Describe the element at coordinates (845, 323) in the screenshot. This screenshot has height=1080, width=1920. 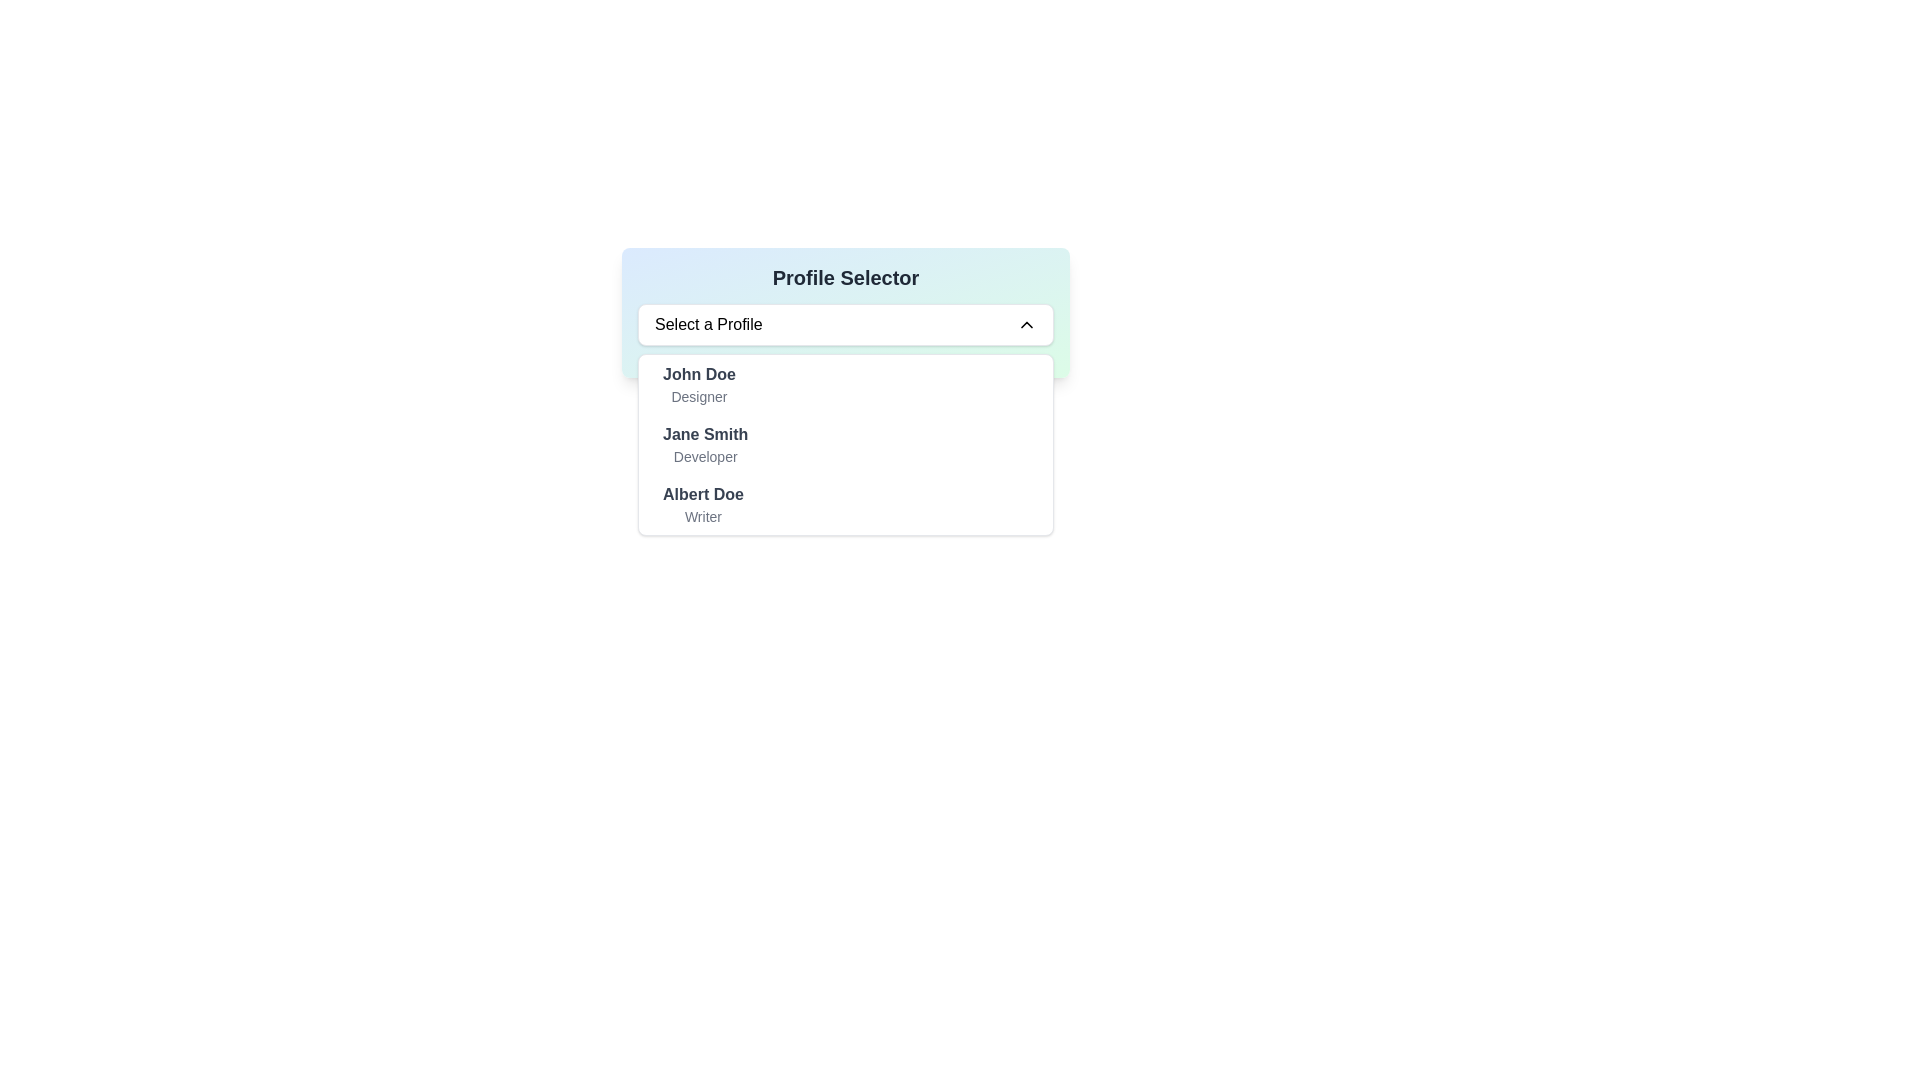
I see `on the dropdown menu labeled 'Select a Profile' located beneath the 'Profile Selector' title` at that location.